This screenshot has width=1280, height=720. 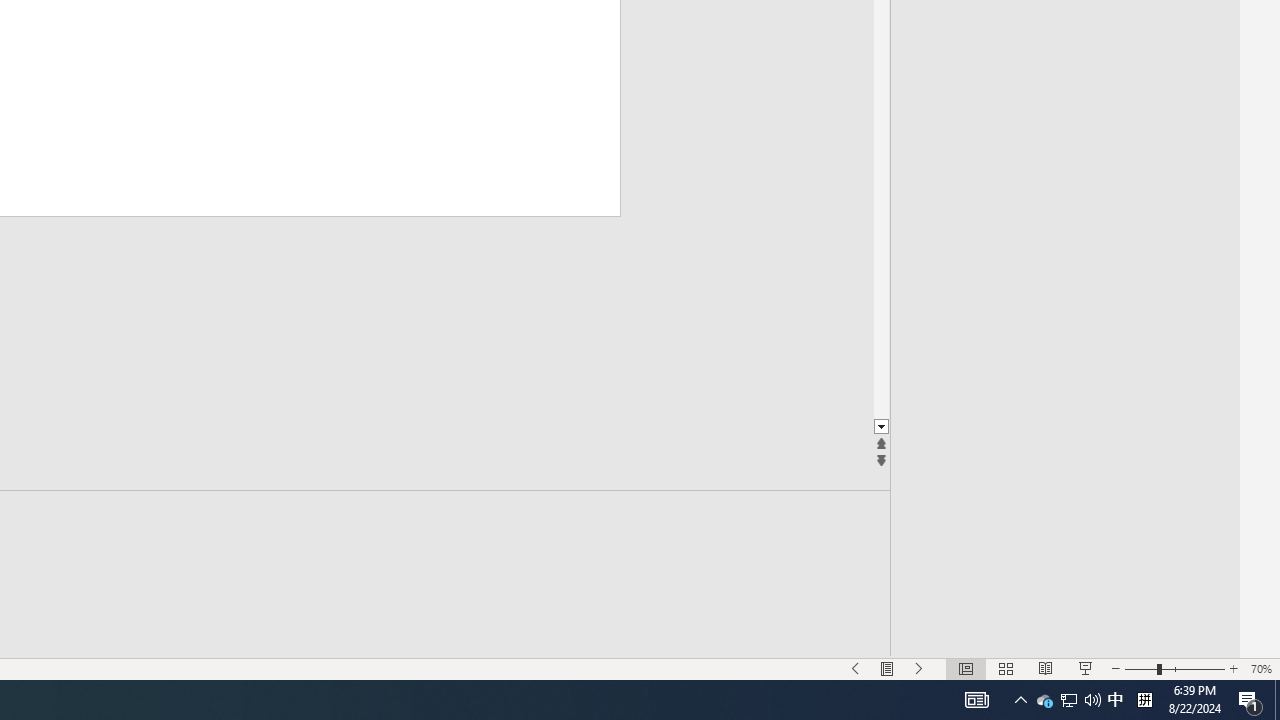 What do you see at coordinates (1175, 669) in the screenshot?
I see `'Zoom'` at bounding box center [1175, 669].